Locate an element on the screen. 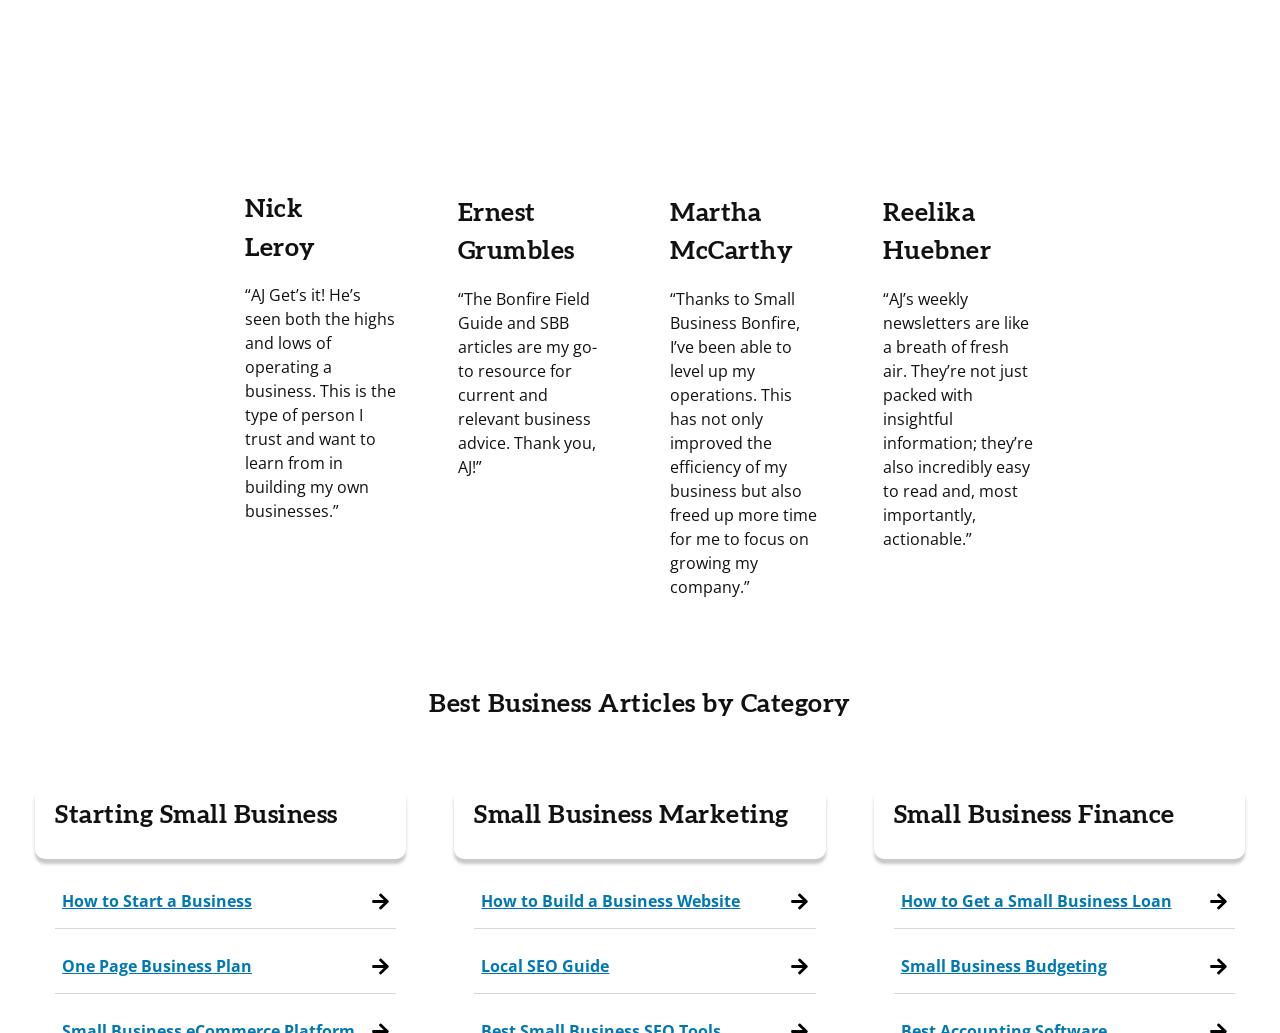 The height and width of the screenshot is (1033, 1280). '“Thanks to Small Business Bonfire, I’ve been able to level up my operations. This has not only improved the efficiency of my business but also freed up more time for me to focus on growing my company.”' is located at coordinates (742, 442).